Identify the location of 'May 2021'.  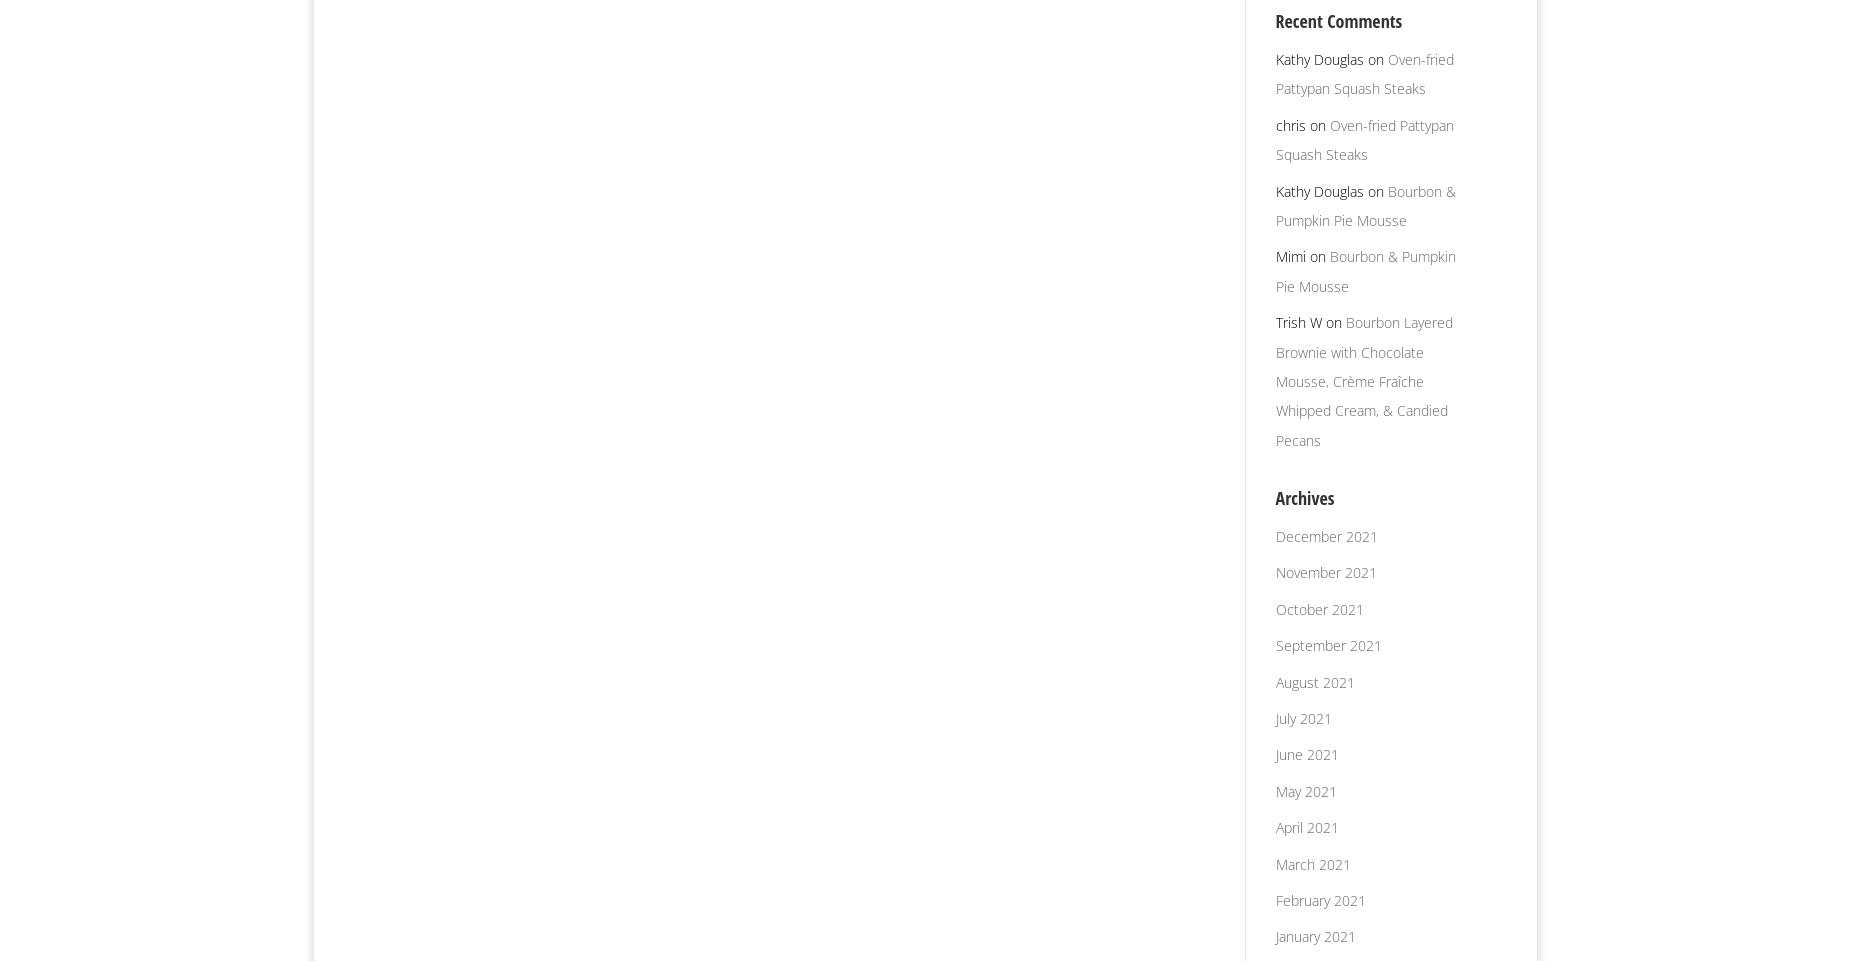
(1304, 789).